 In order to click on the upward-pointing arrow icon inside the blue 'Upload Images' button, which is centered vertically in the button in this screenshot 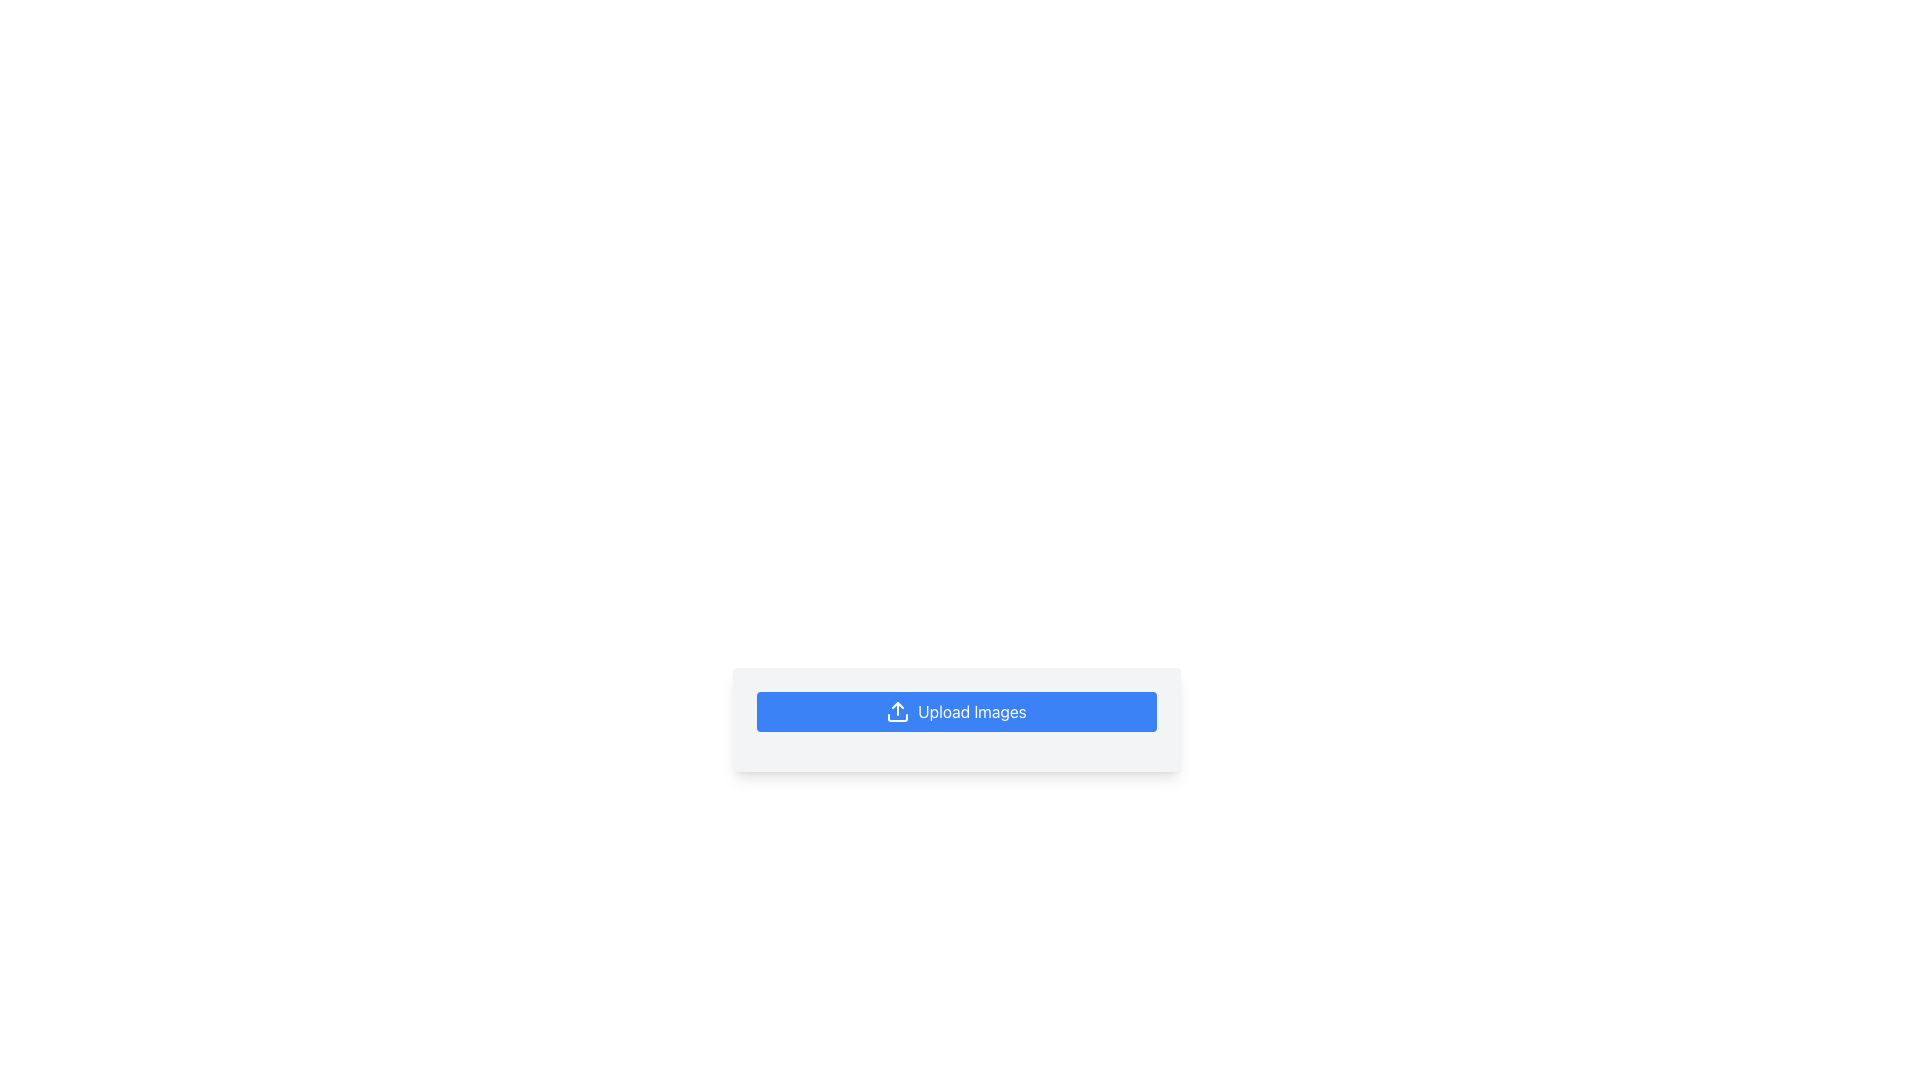, I will do `click(897, 711)`.